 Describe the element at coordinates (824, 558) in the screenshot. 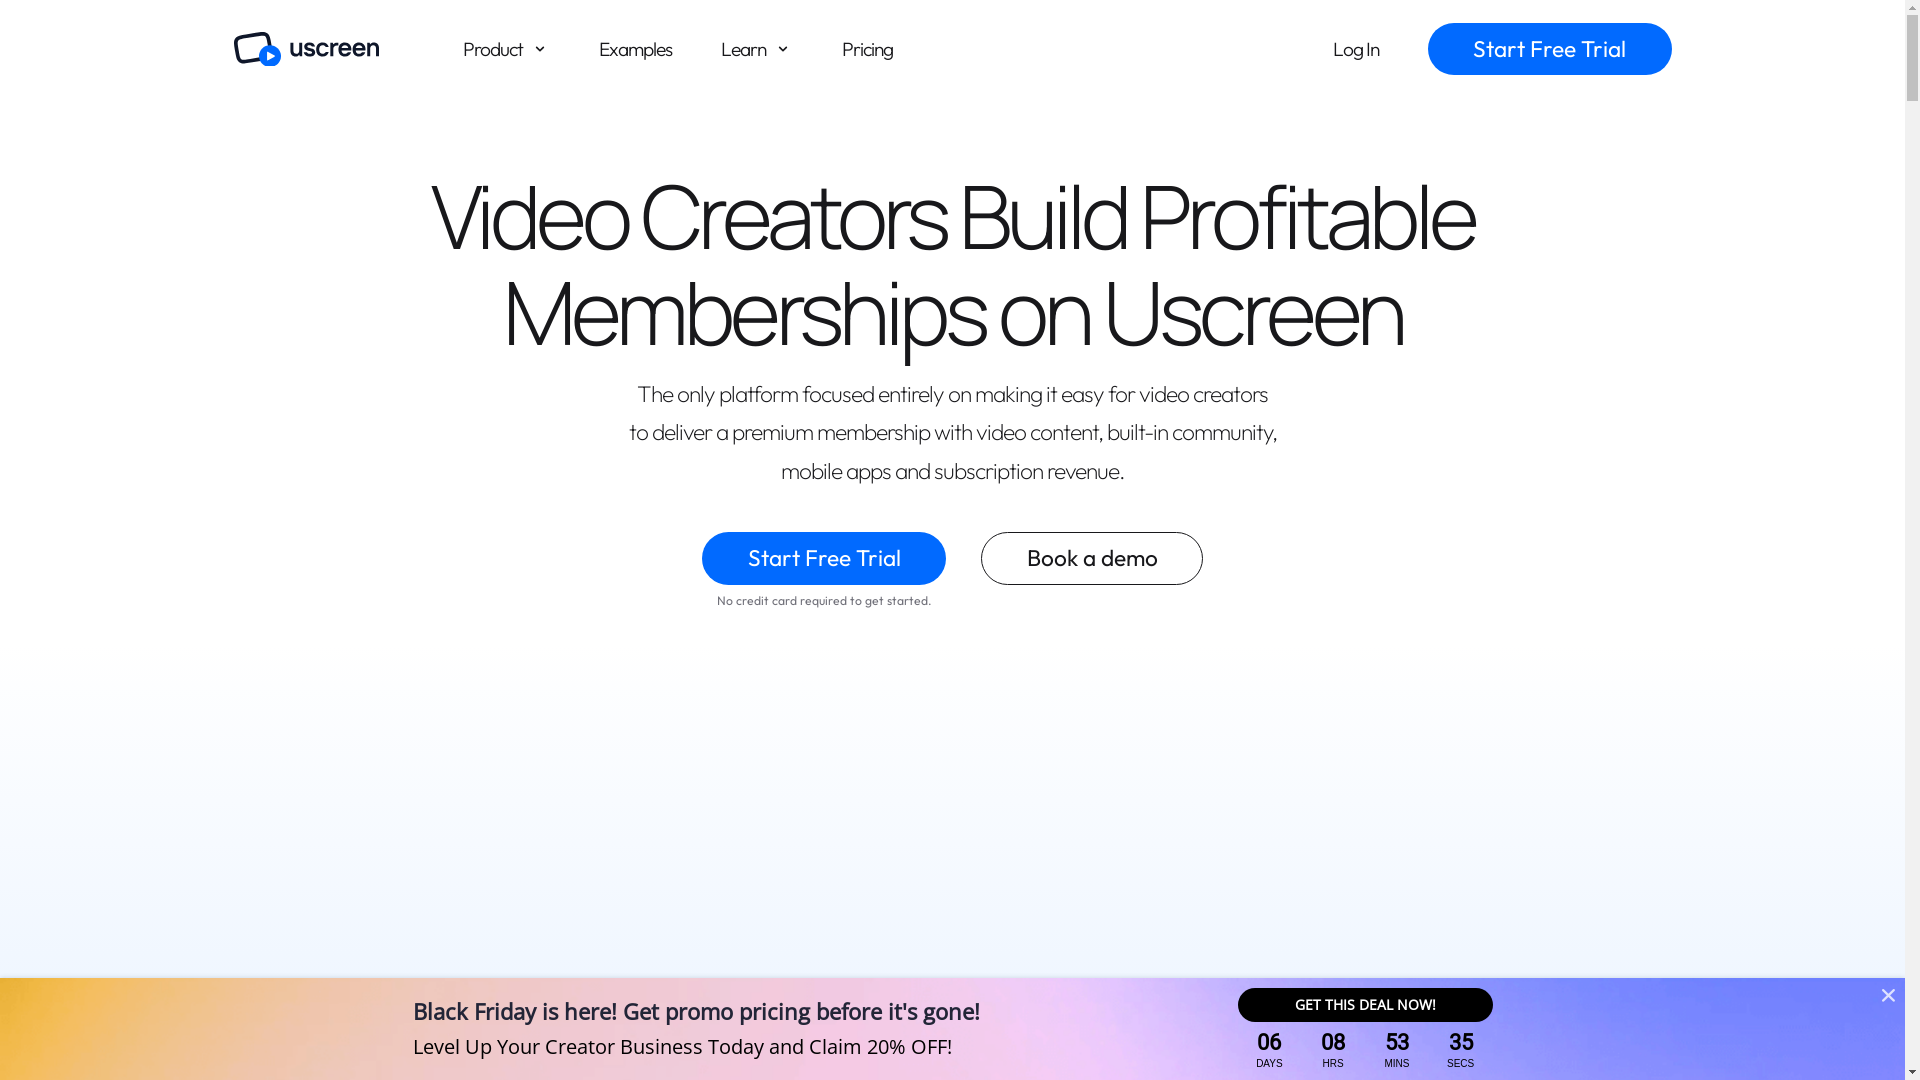

I see `'Start Free Trial'` at that location.